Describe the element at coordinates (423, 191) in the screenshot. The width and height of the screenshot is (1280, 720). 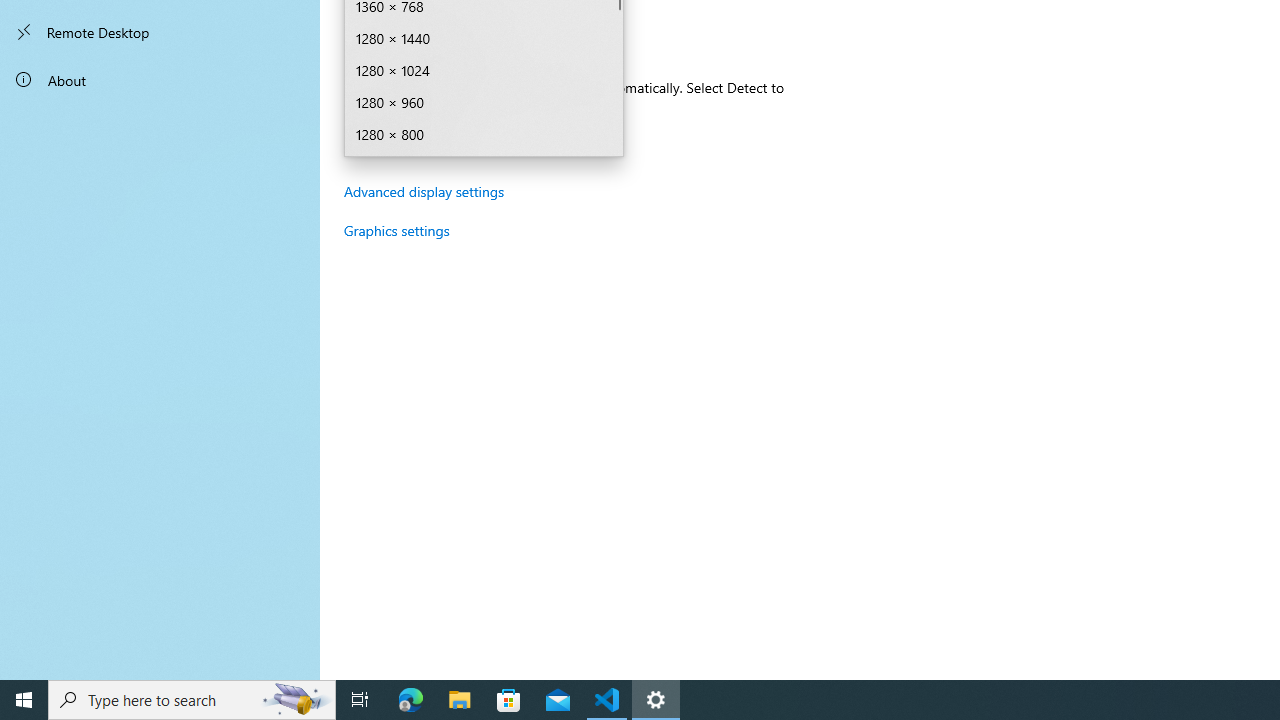
I see `'Advanced display settings'` at that location.